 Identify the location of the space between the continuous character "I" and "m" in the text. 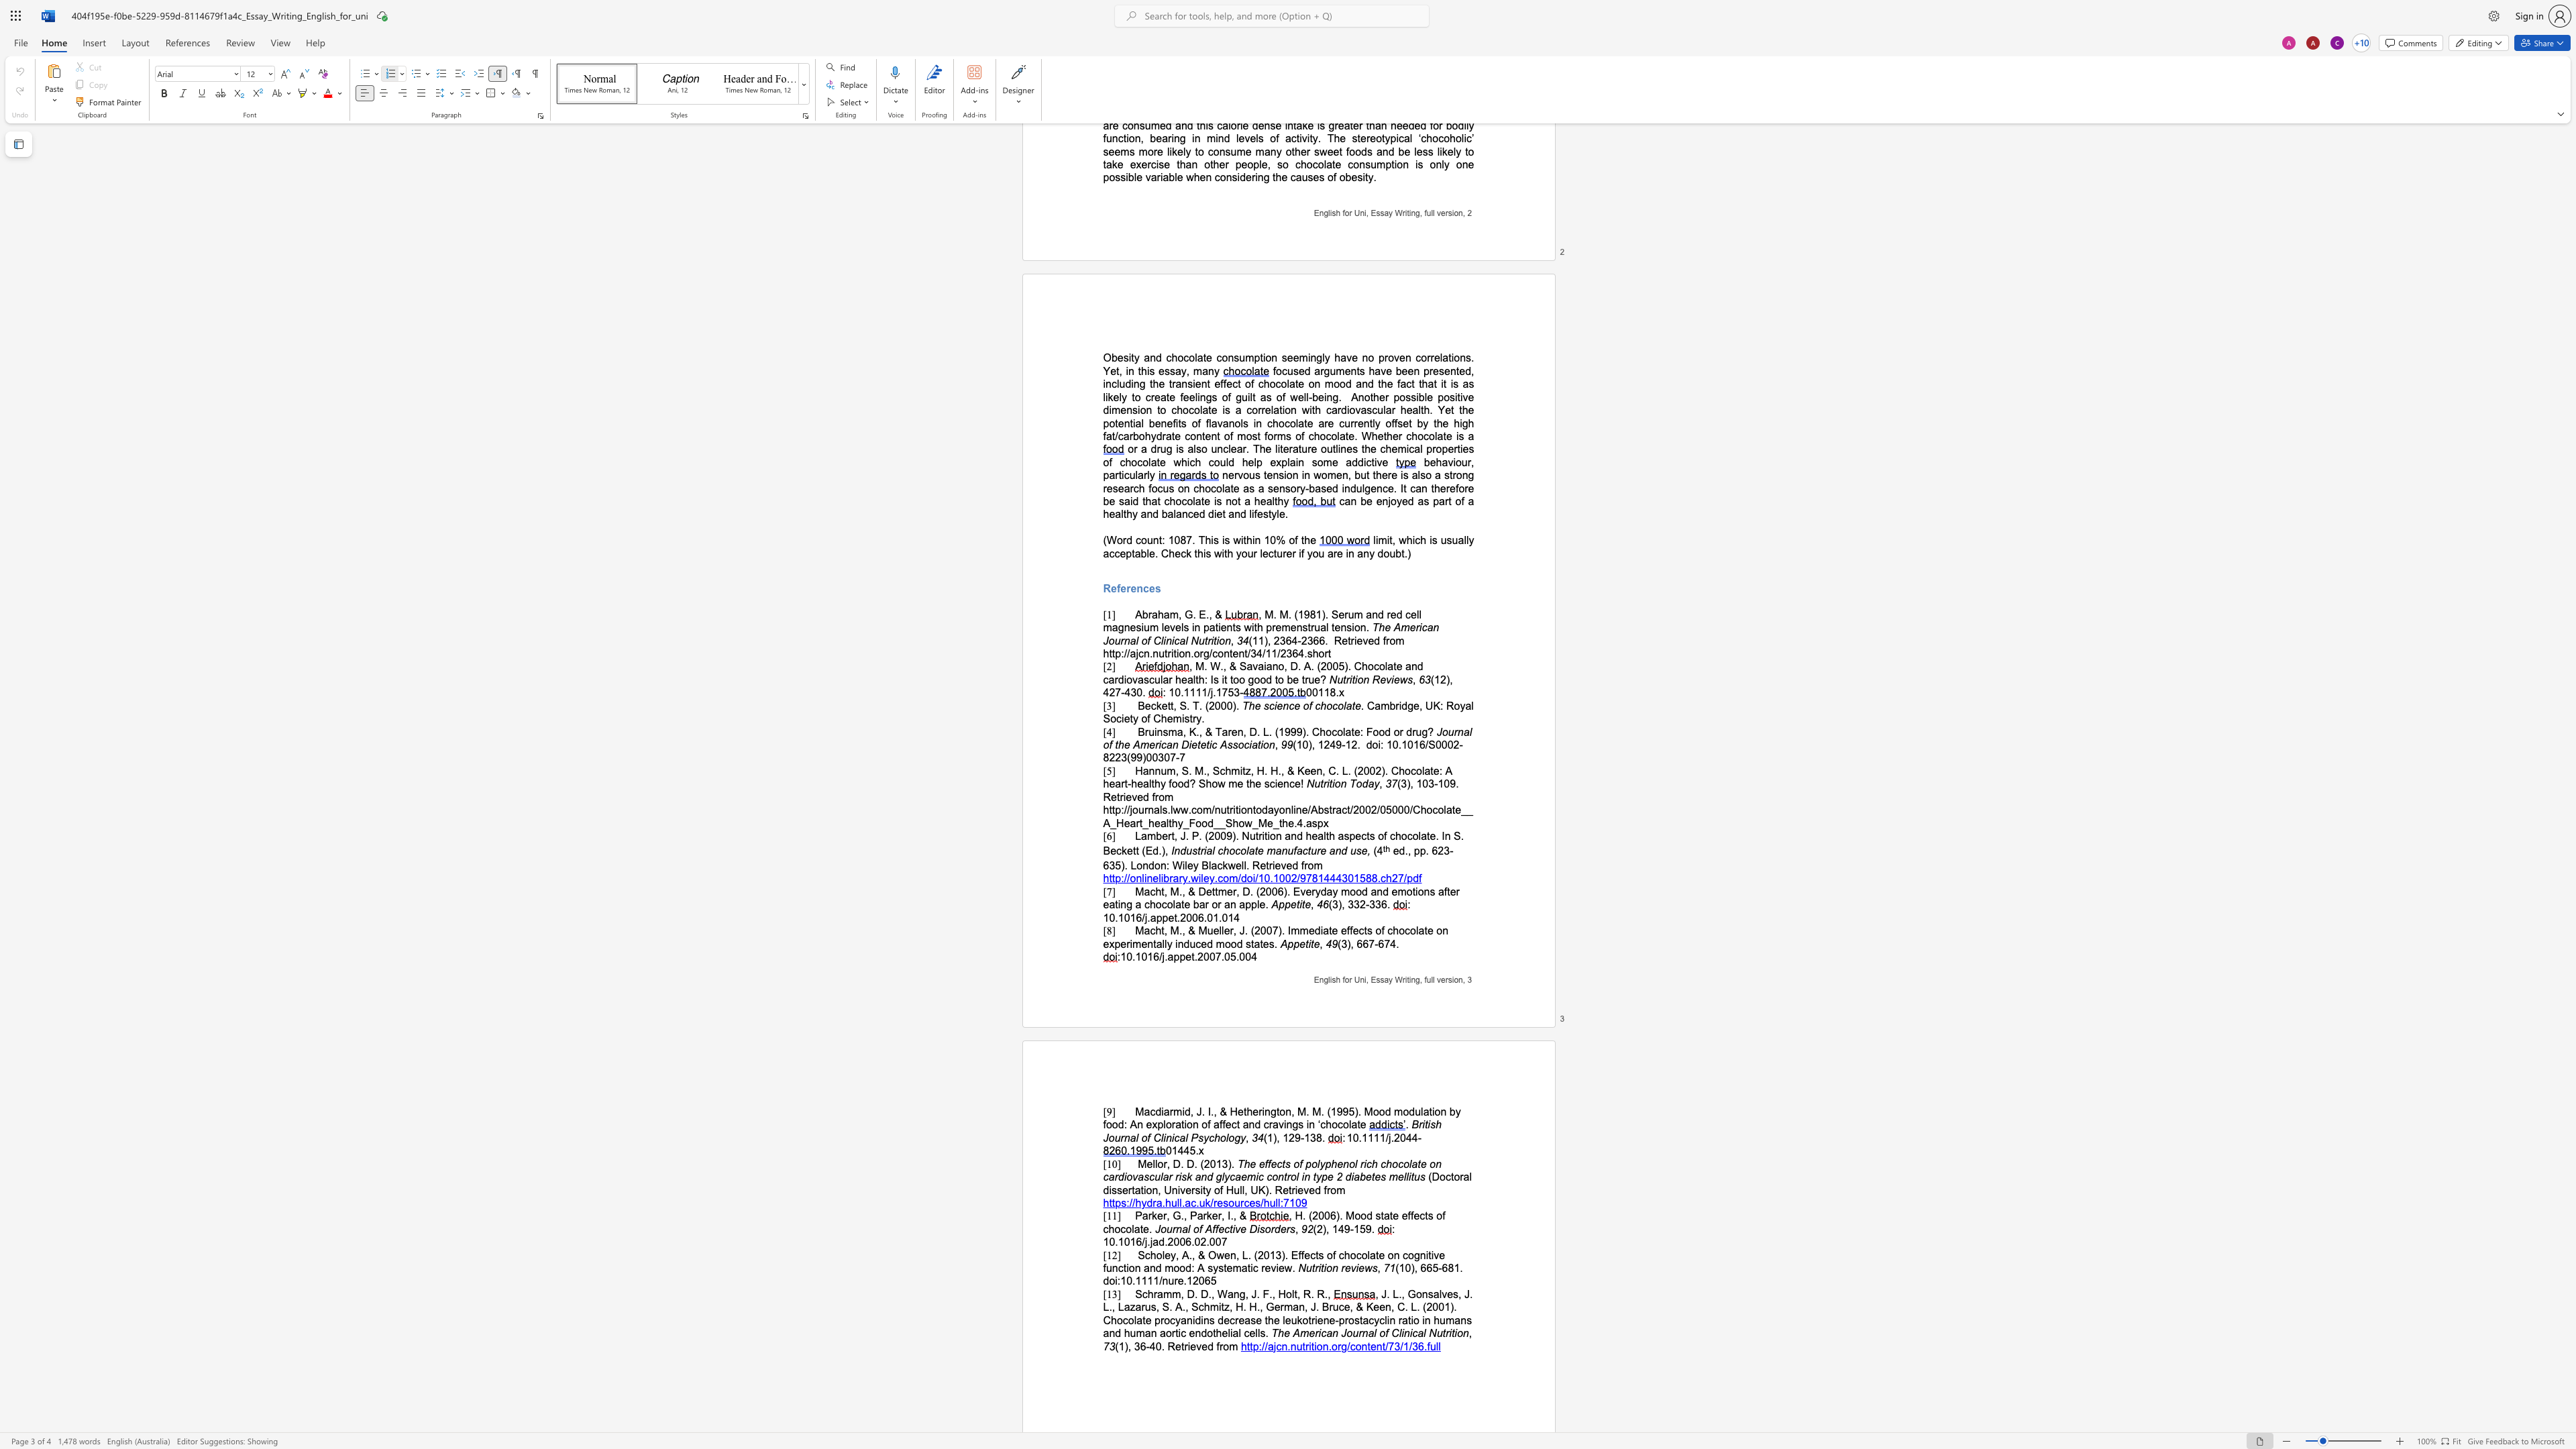
(1292, 930).